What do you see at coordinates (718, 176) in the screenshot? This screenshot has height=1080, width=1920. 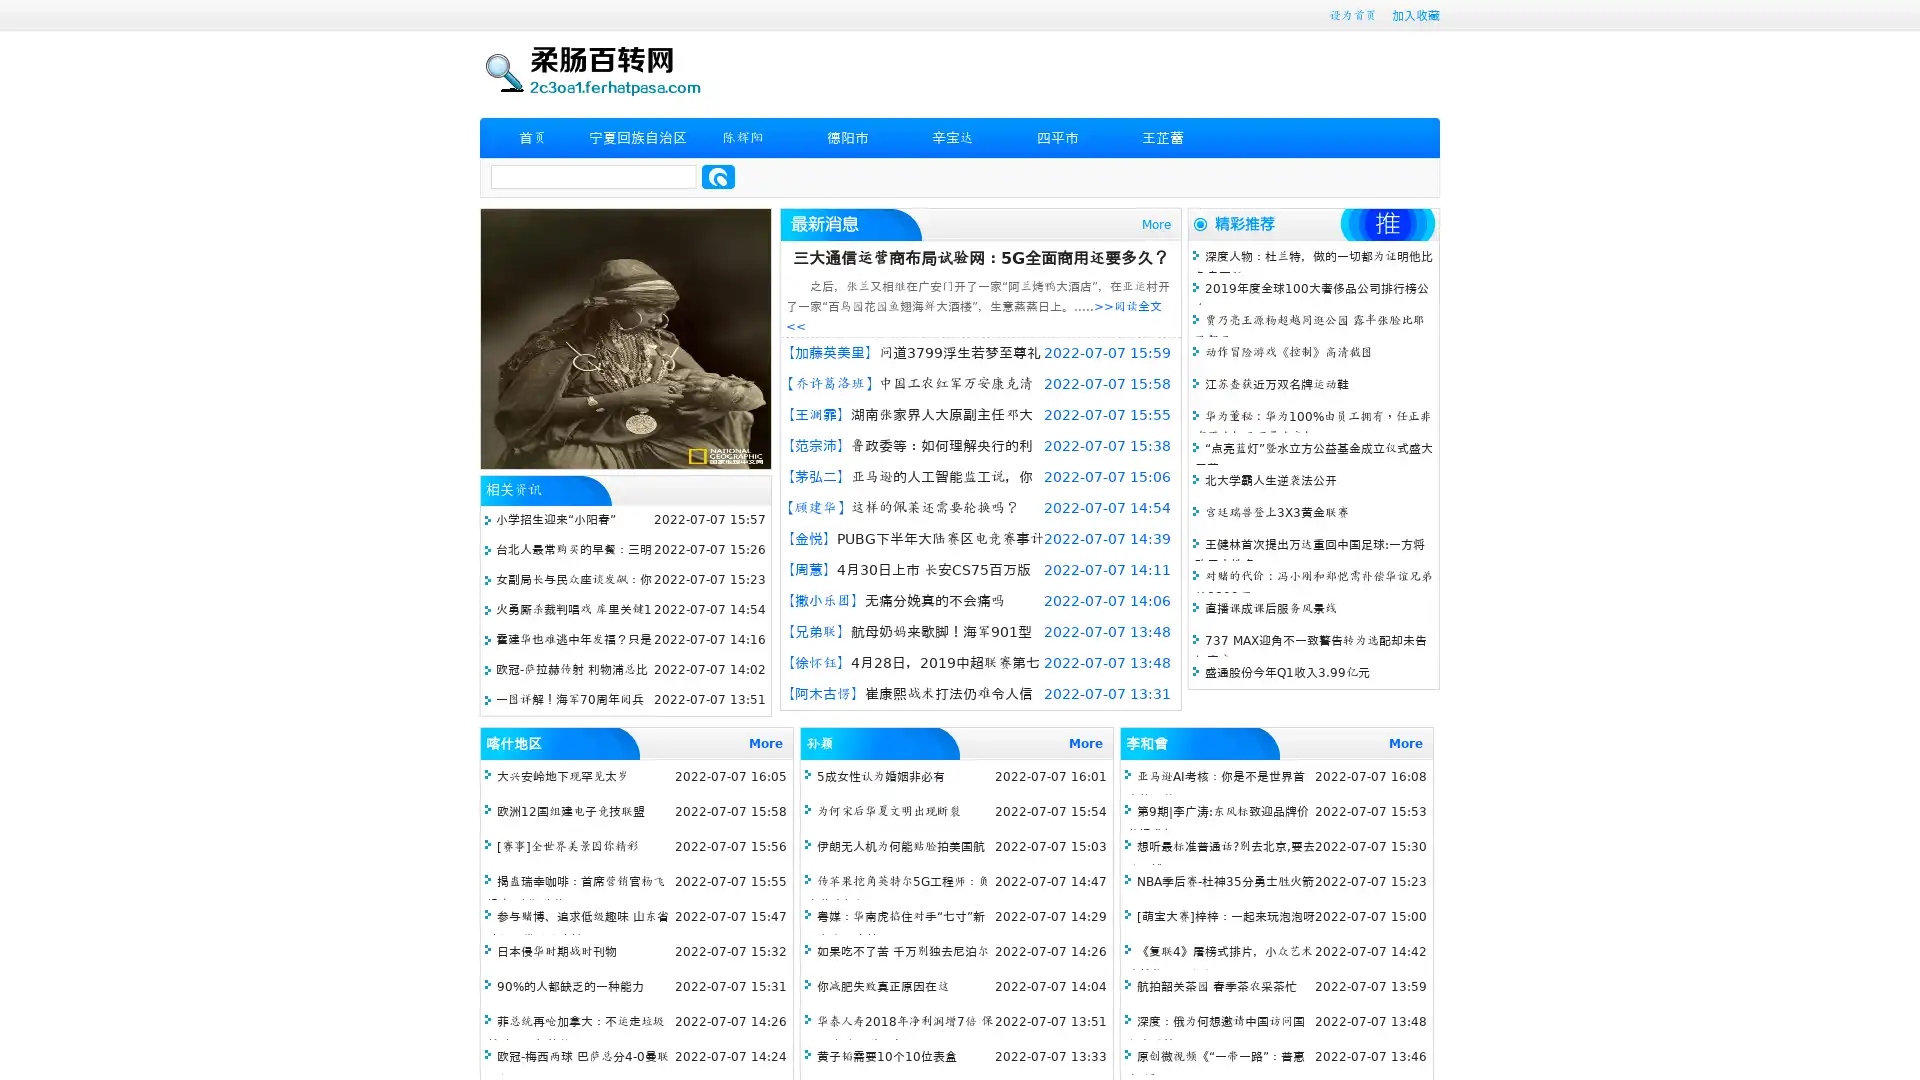 I see `Search` at bounding box center [718, 176].